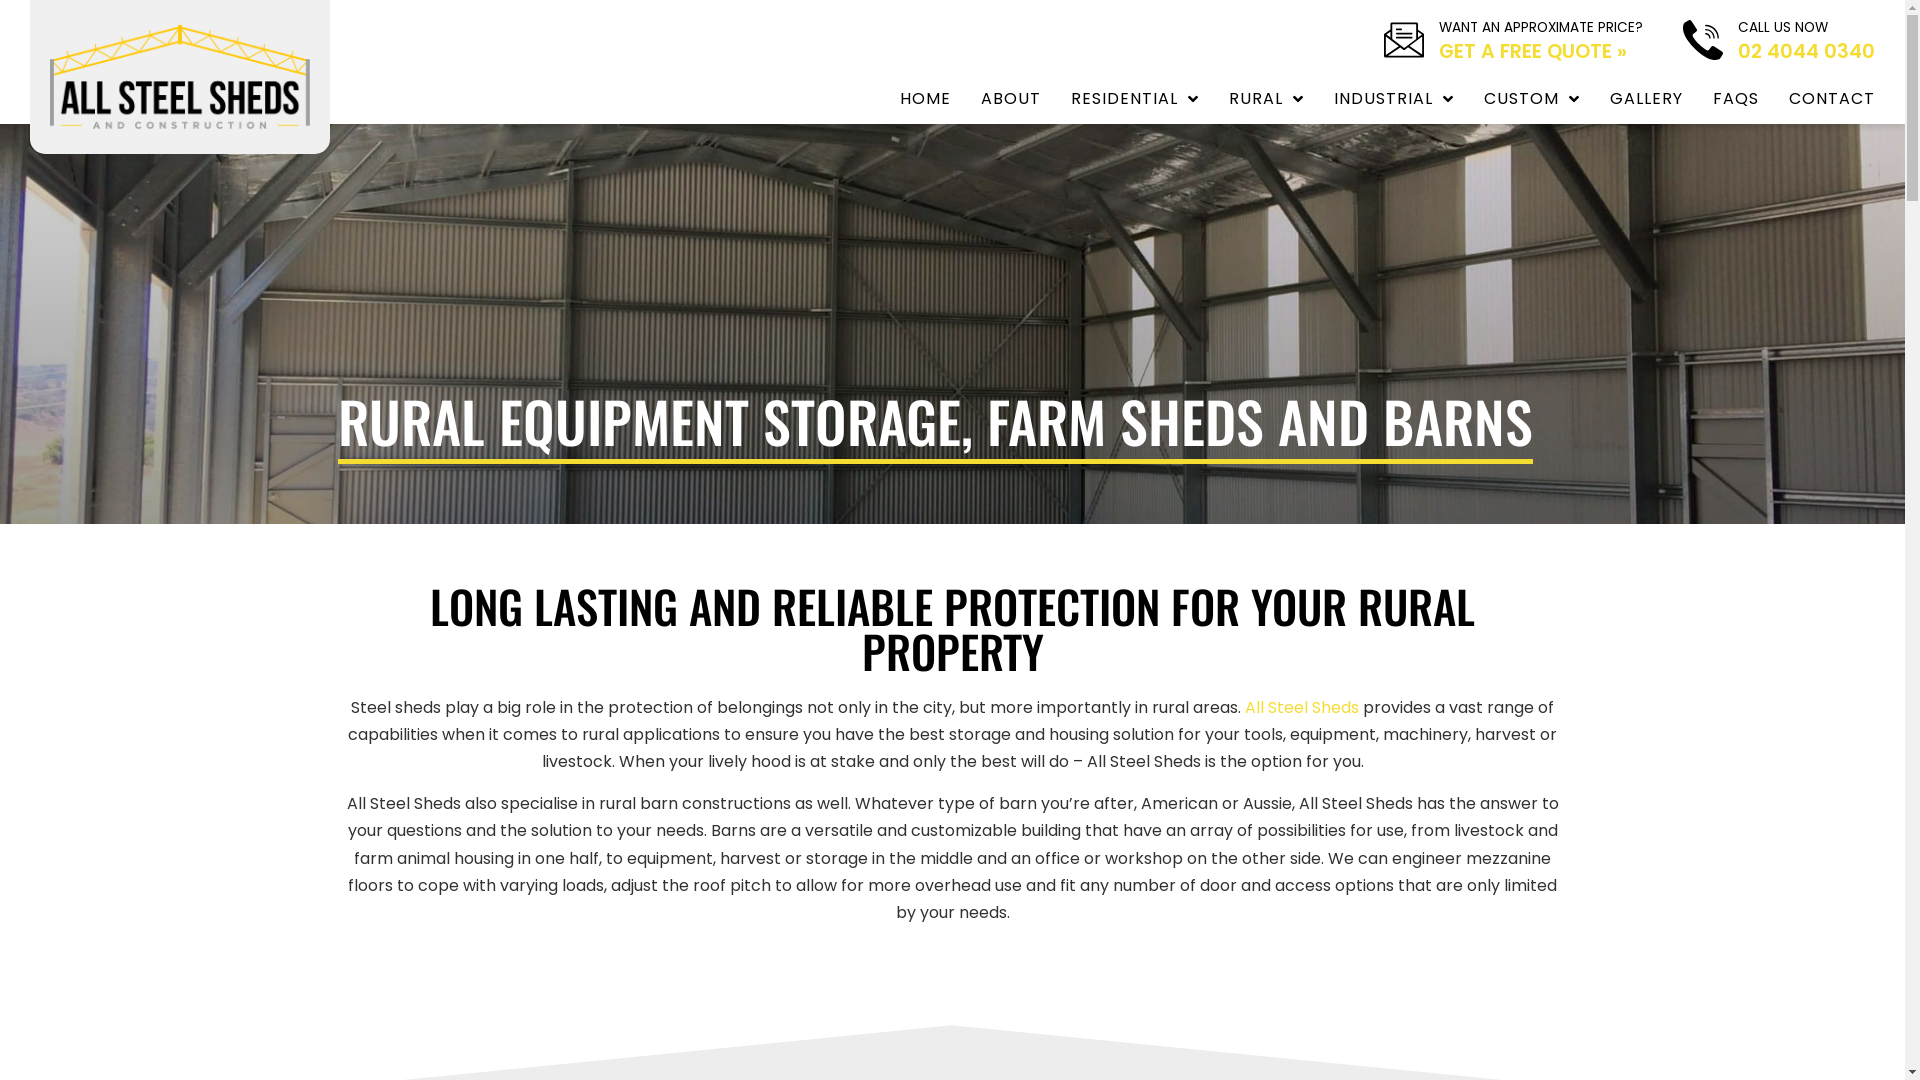 The image size is (1920, 1080). Describe the element at coordinates (924, 99) in the screenshot. I see `'HOME'` at that location.